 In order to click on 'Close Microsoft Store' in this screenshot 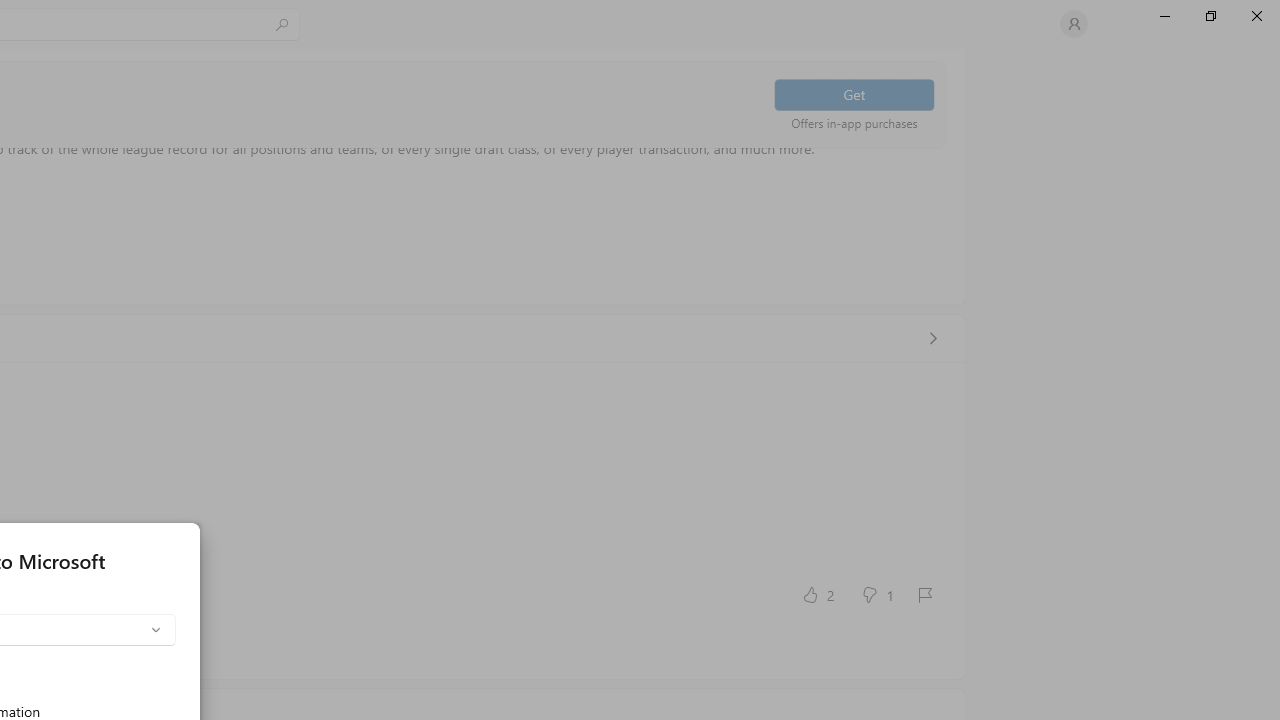, I will do `click(1255, 15)`.